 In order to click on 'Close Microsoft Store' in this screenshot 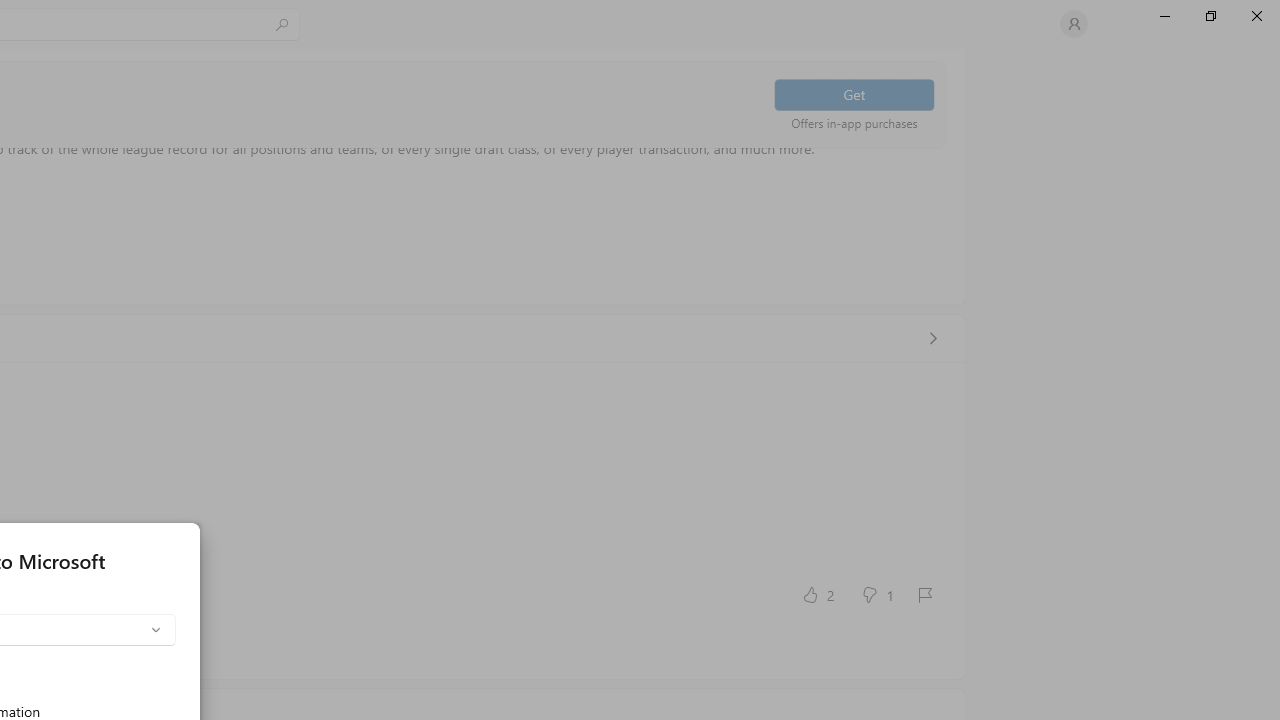, I will do `click(1255, 15)`.